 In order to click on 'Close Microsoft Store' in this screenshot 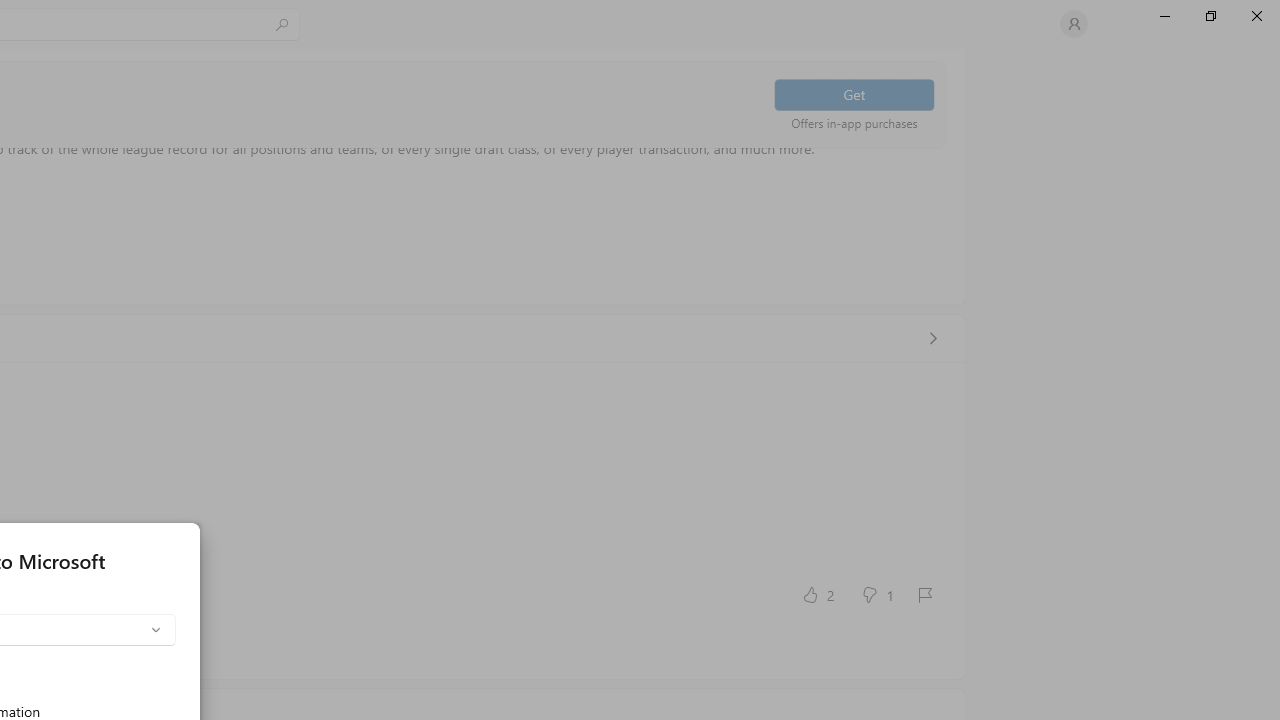, I will do `click(1255, 15)`.